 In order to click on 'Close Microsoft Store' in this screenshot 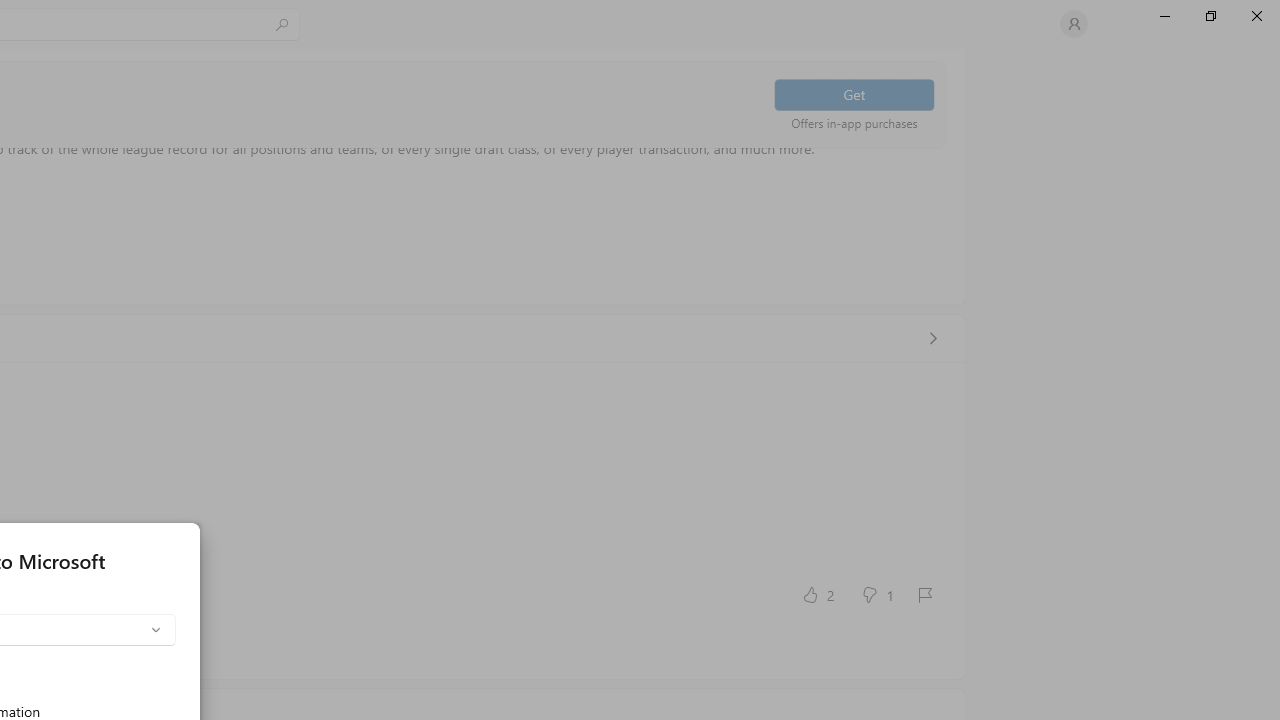, I will do `click(1255, 15)`.